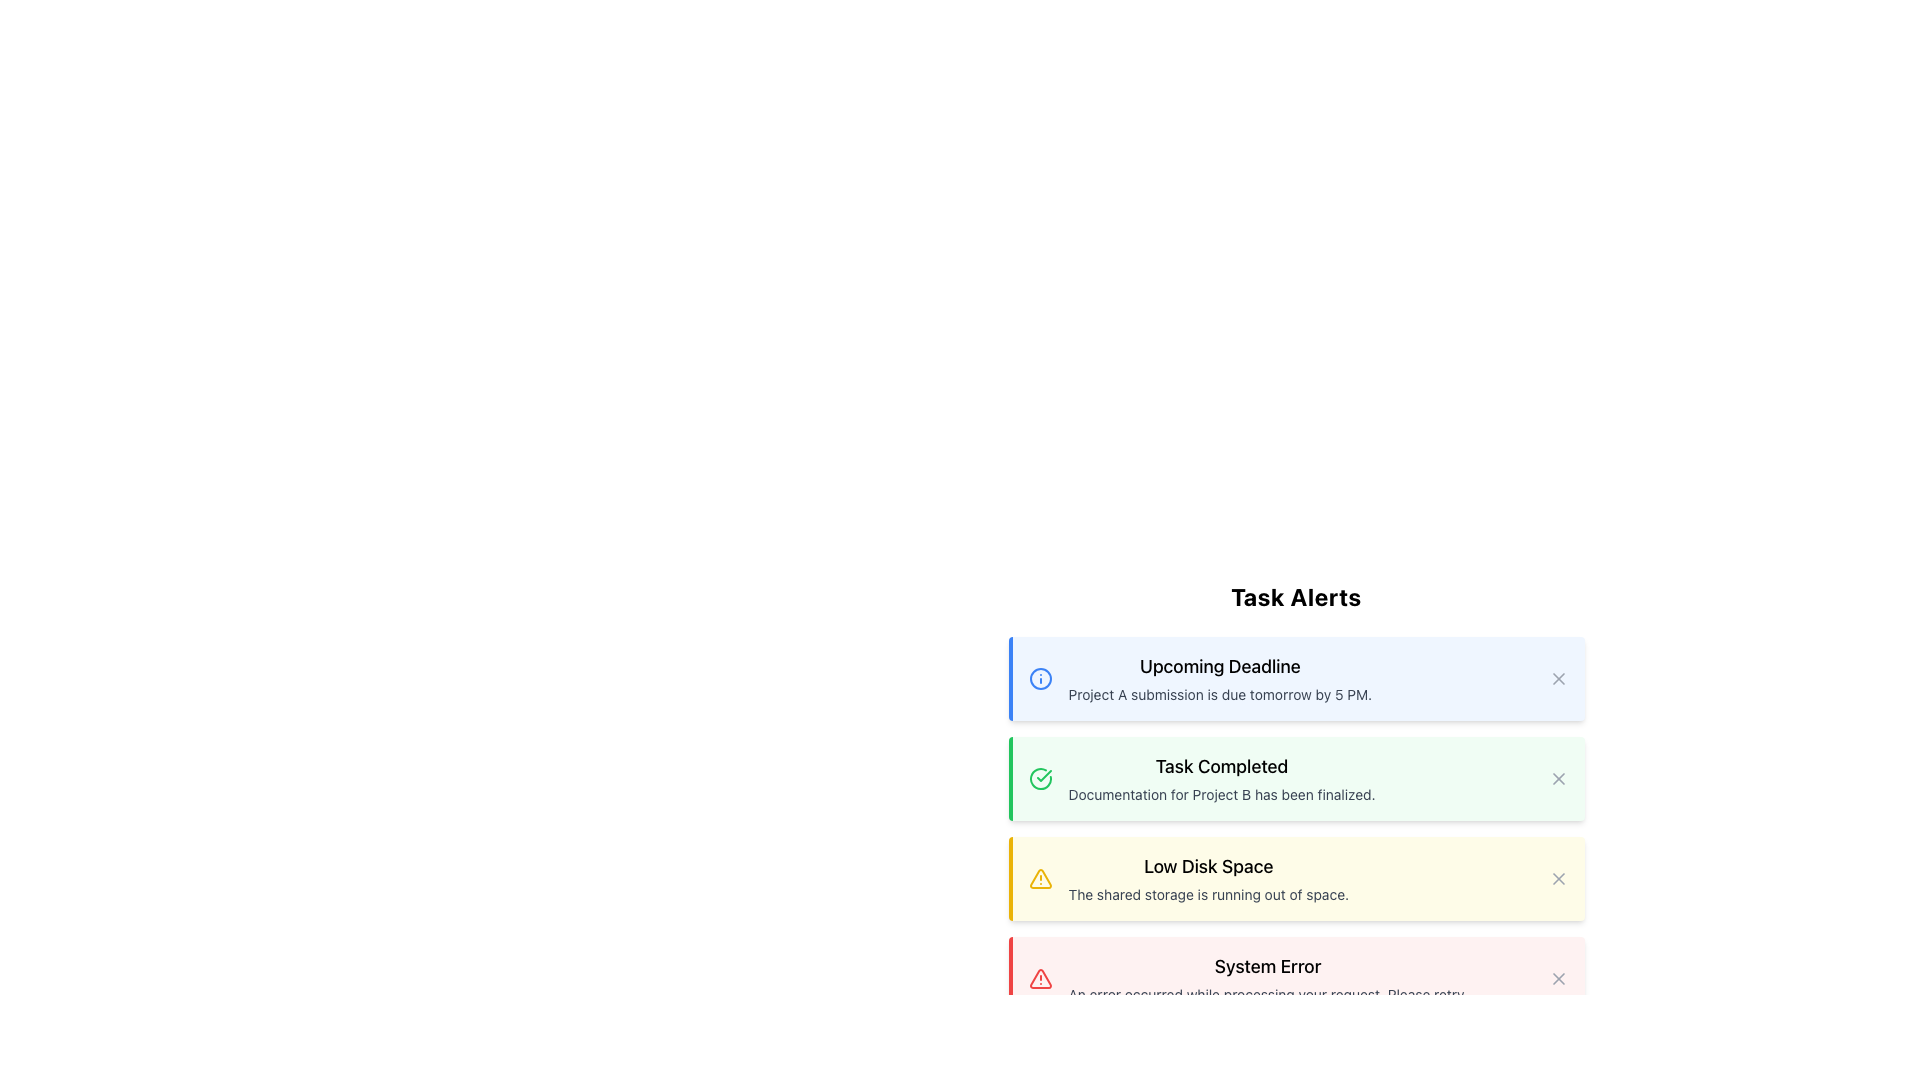 This screenshot has width=1920, height=1080. Describe the element at coordinates (1207, 878) in the screenshot. I see `the Notification element that displays 'Low Disk Space' with a yellow background, positioned between the 'Task Completed' and 'System Error' alerts` at that location.